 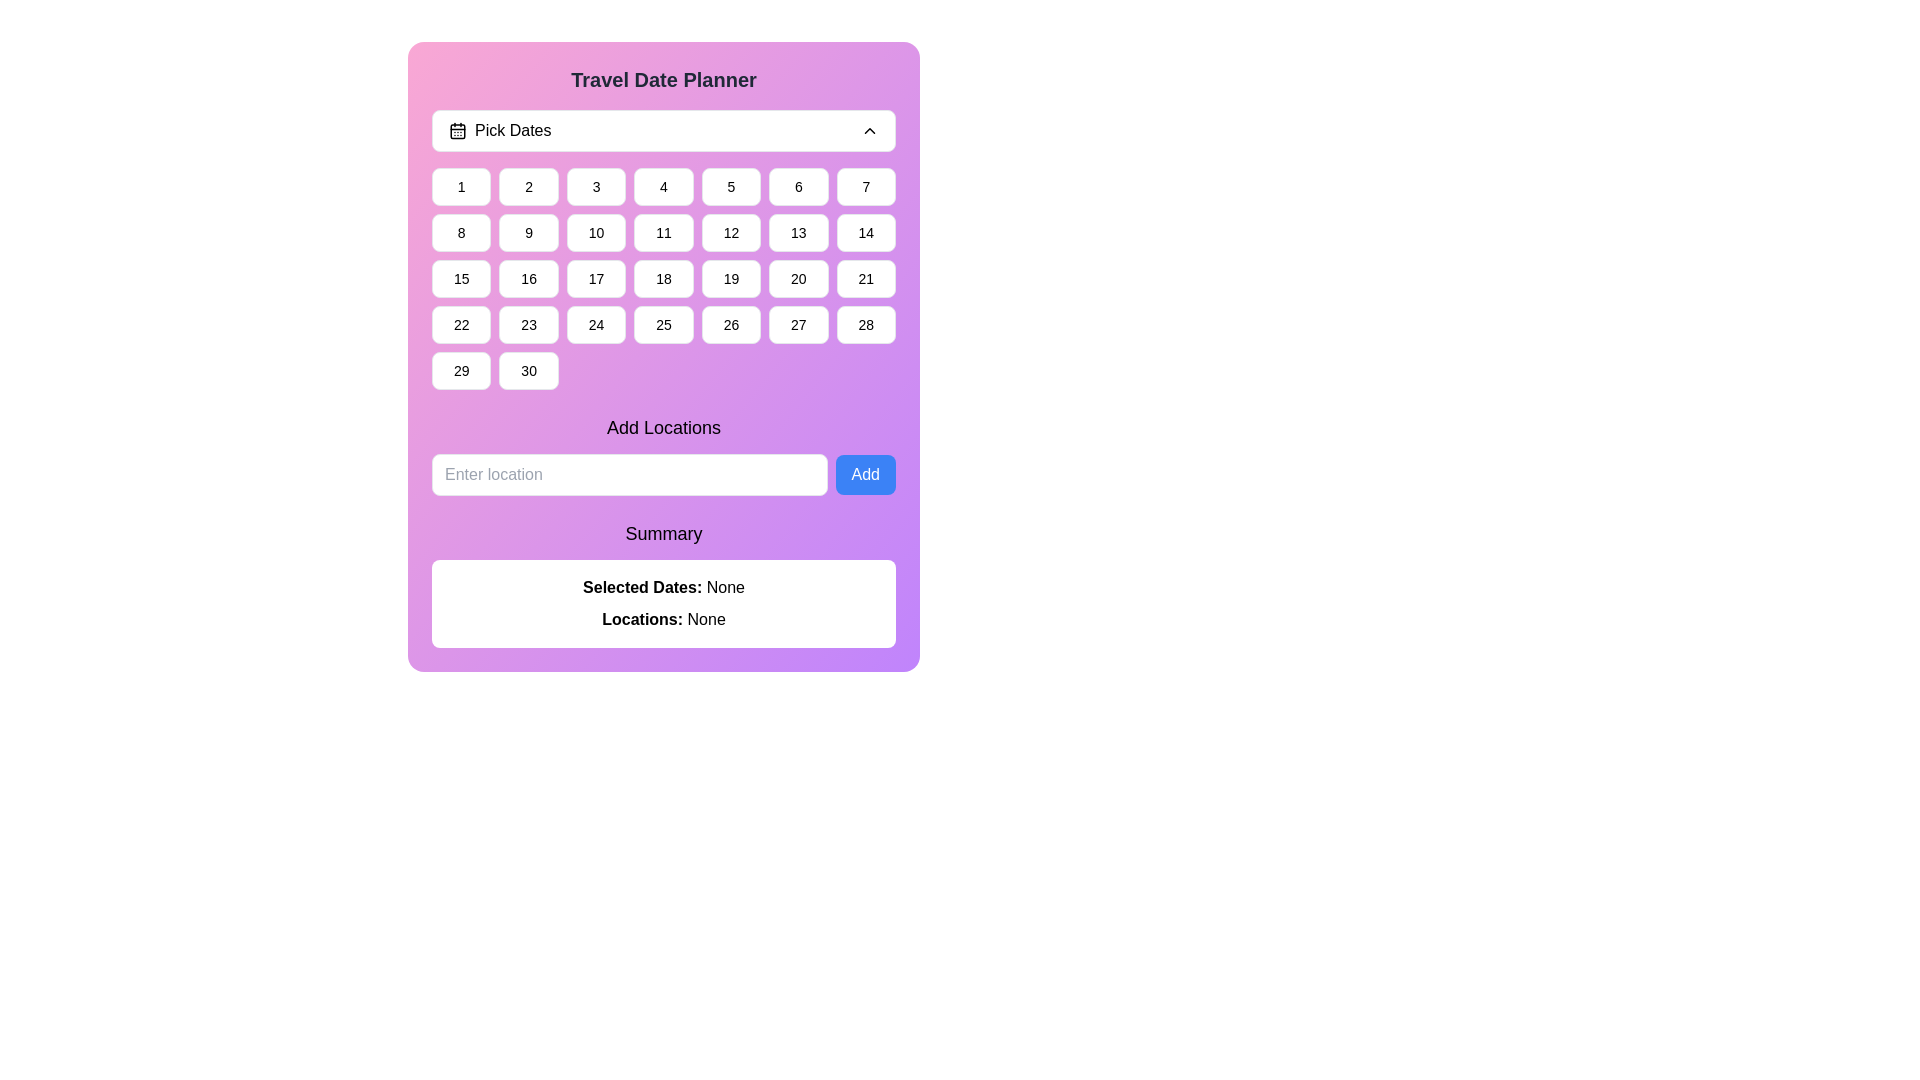 I want to click on the Informational text box located in the 'Summary' section, which summarizes the user's selections of dates and locations, so click(x=663, y=603).